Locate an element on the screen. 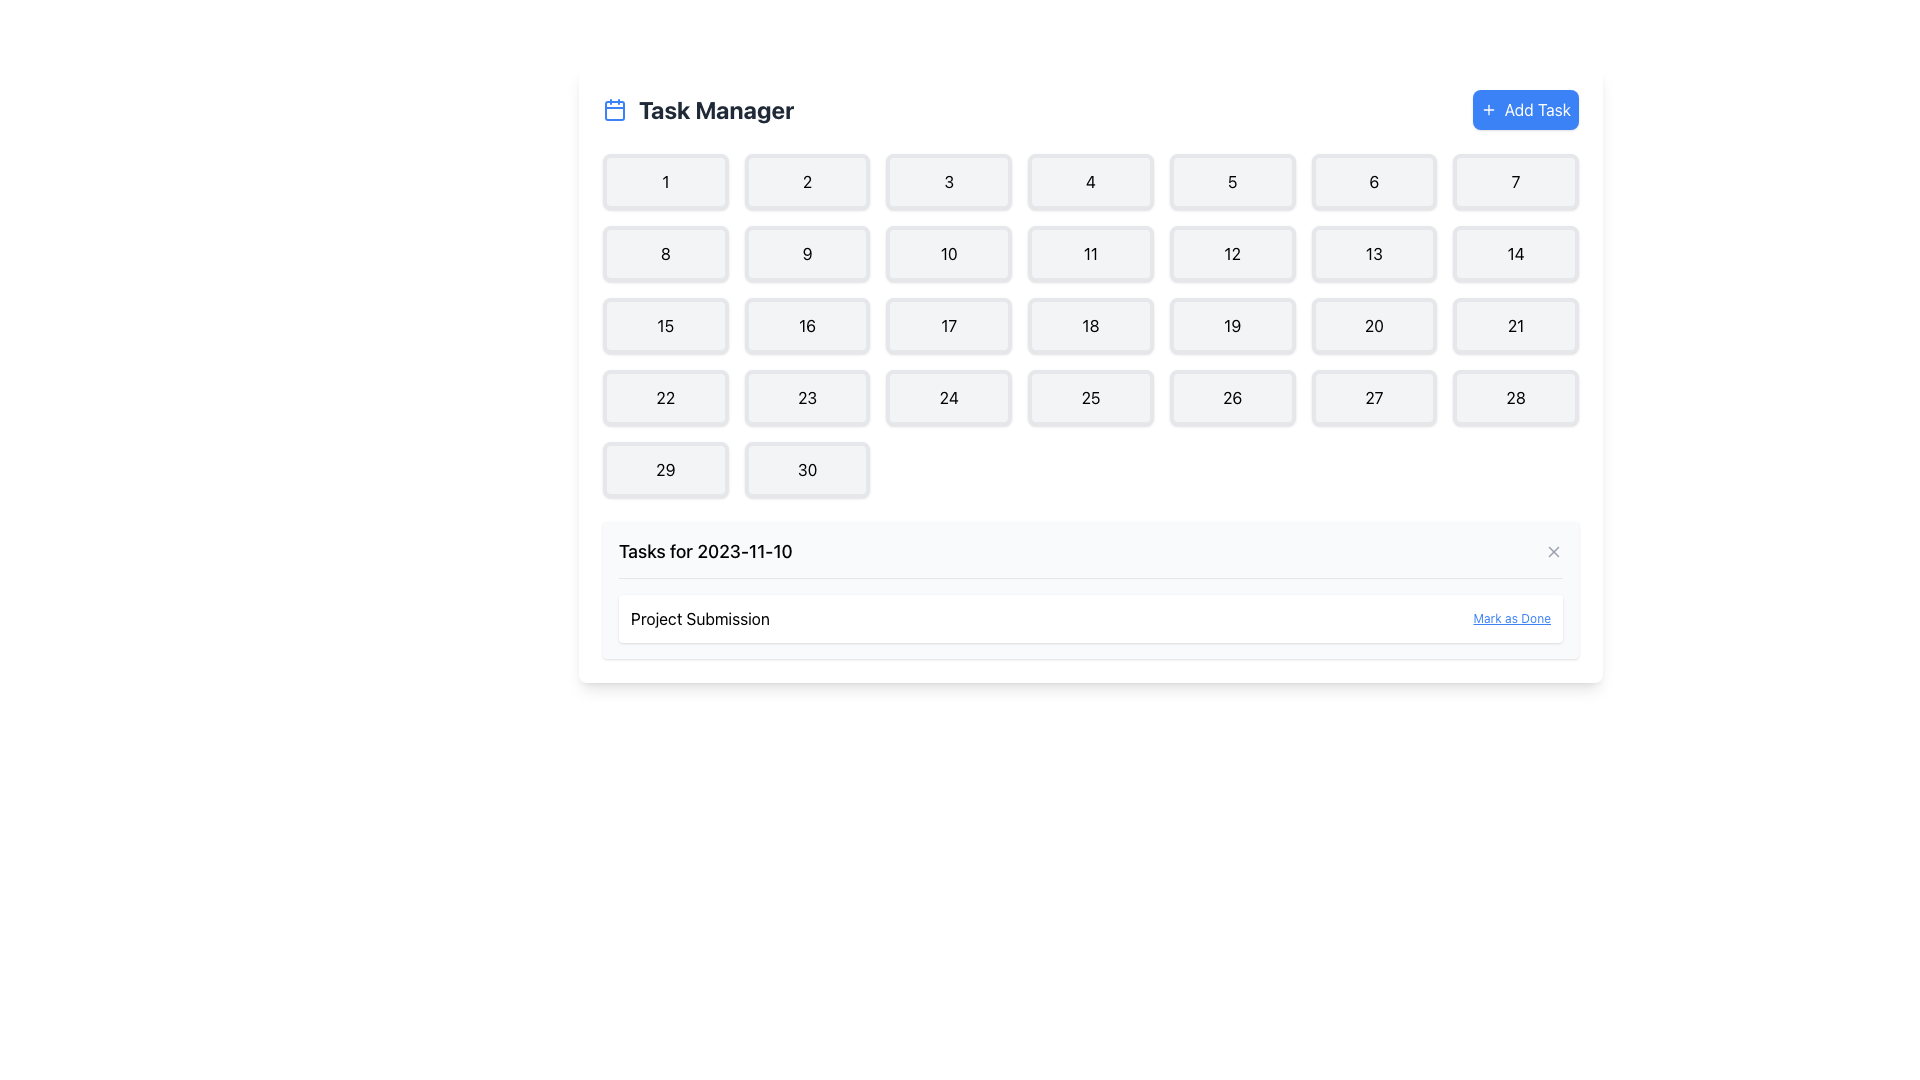 Image resolution: width=1920 pixels, height=1080 pixels. the rectangular button with a light gray background and the number '18' displayed in bold font, located in the third row and fourth column of a calendar grid layout is located at coordinates (1089, 325).